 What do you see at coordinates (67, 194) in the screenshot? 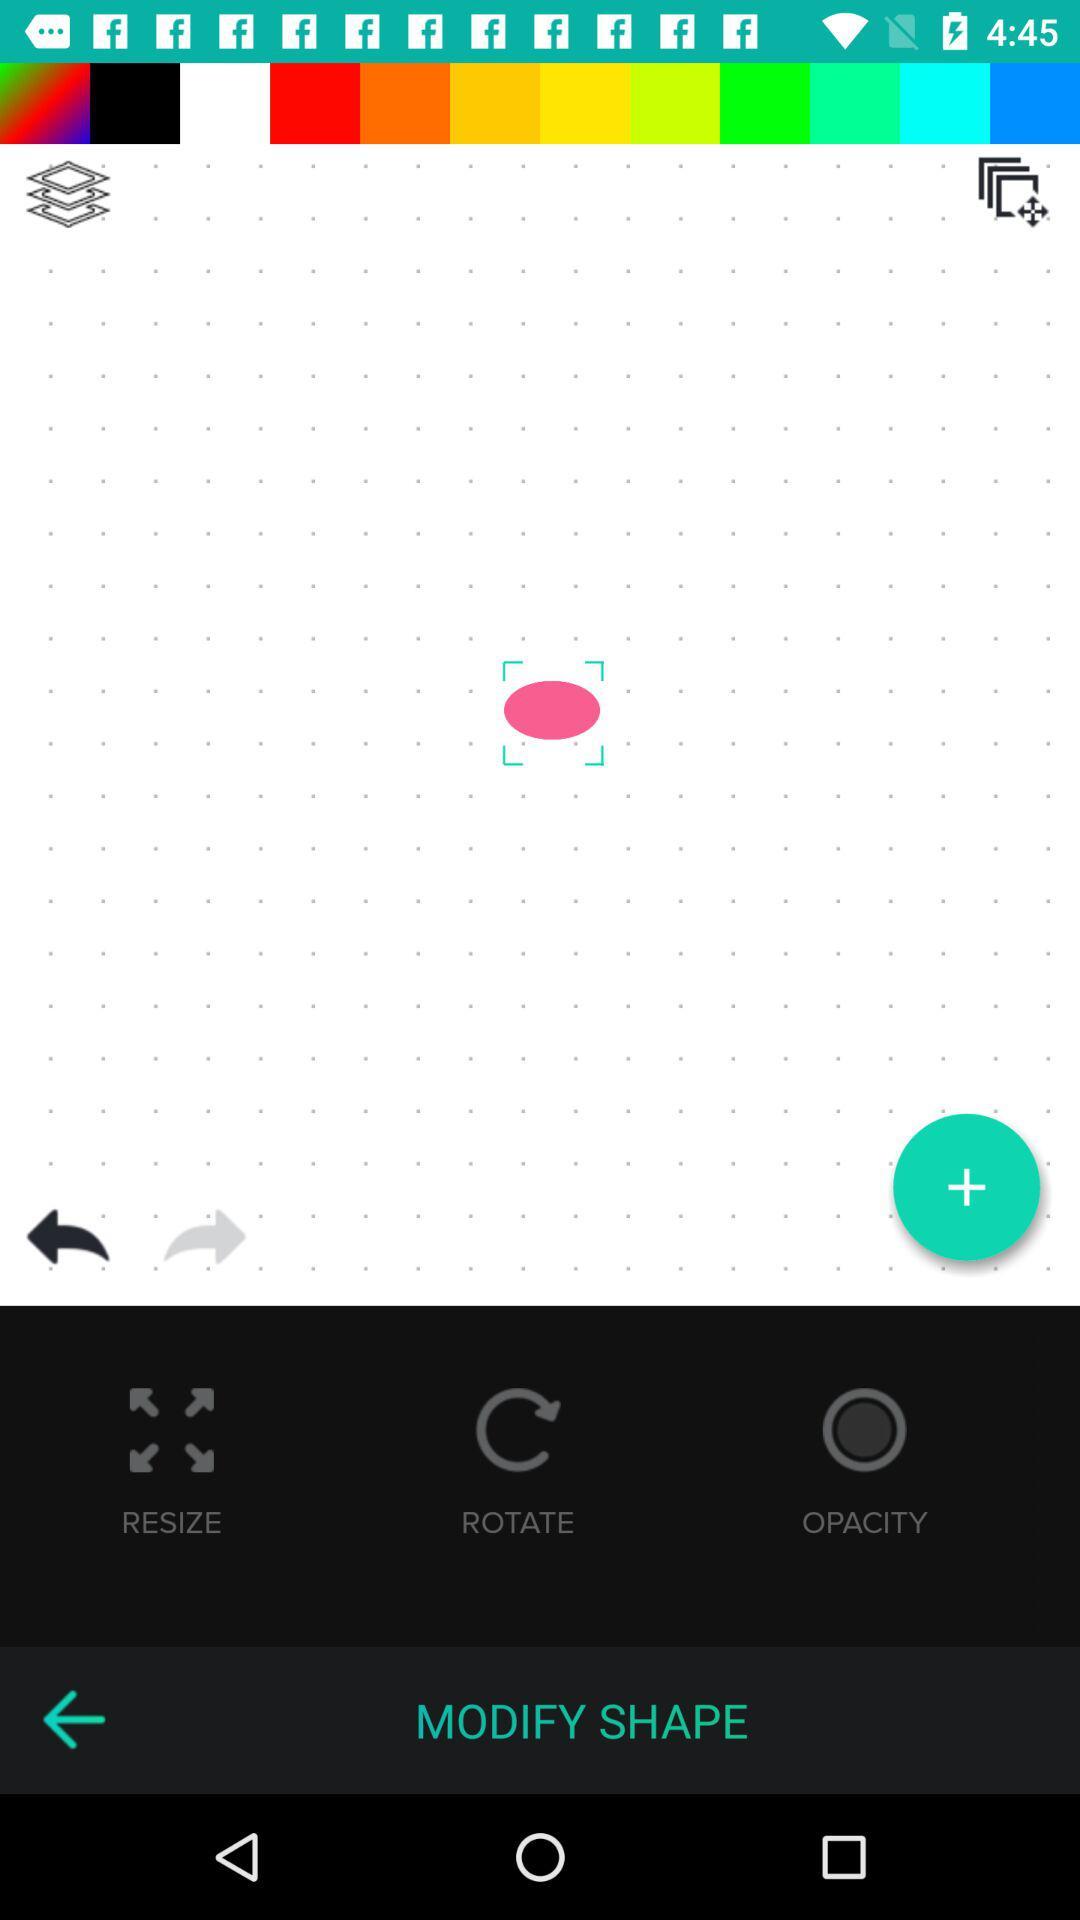
I see `setting menu` at bounding box center [67, 194].